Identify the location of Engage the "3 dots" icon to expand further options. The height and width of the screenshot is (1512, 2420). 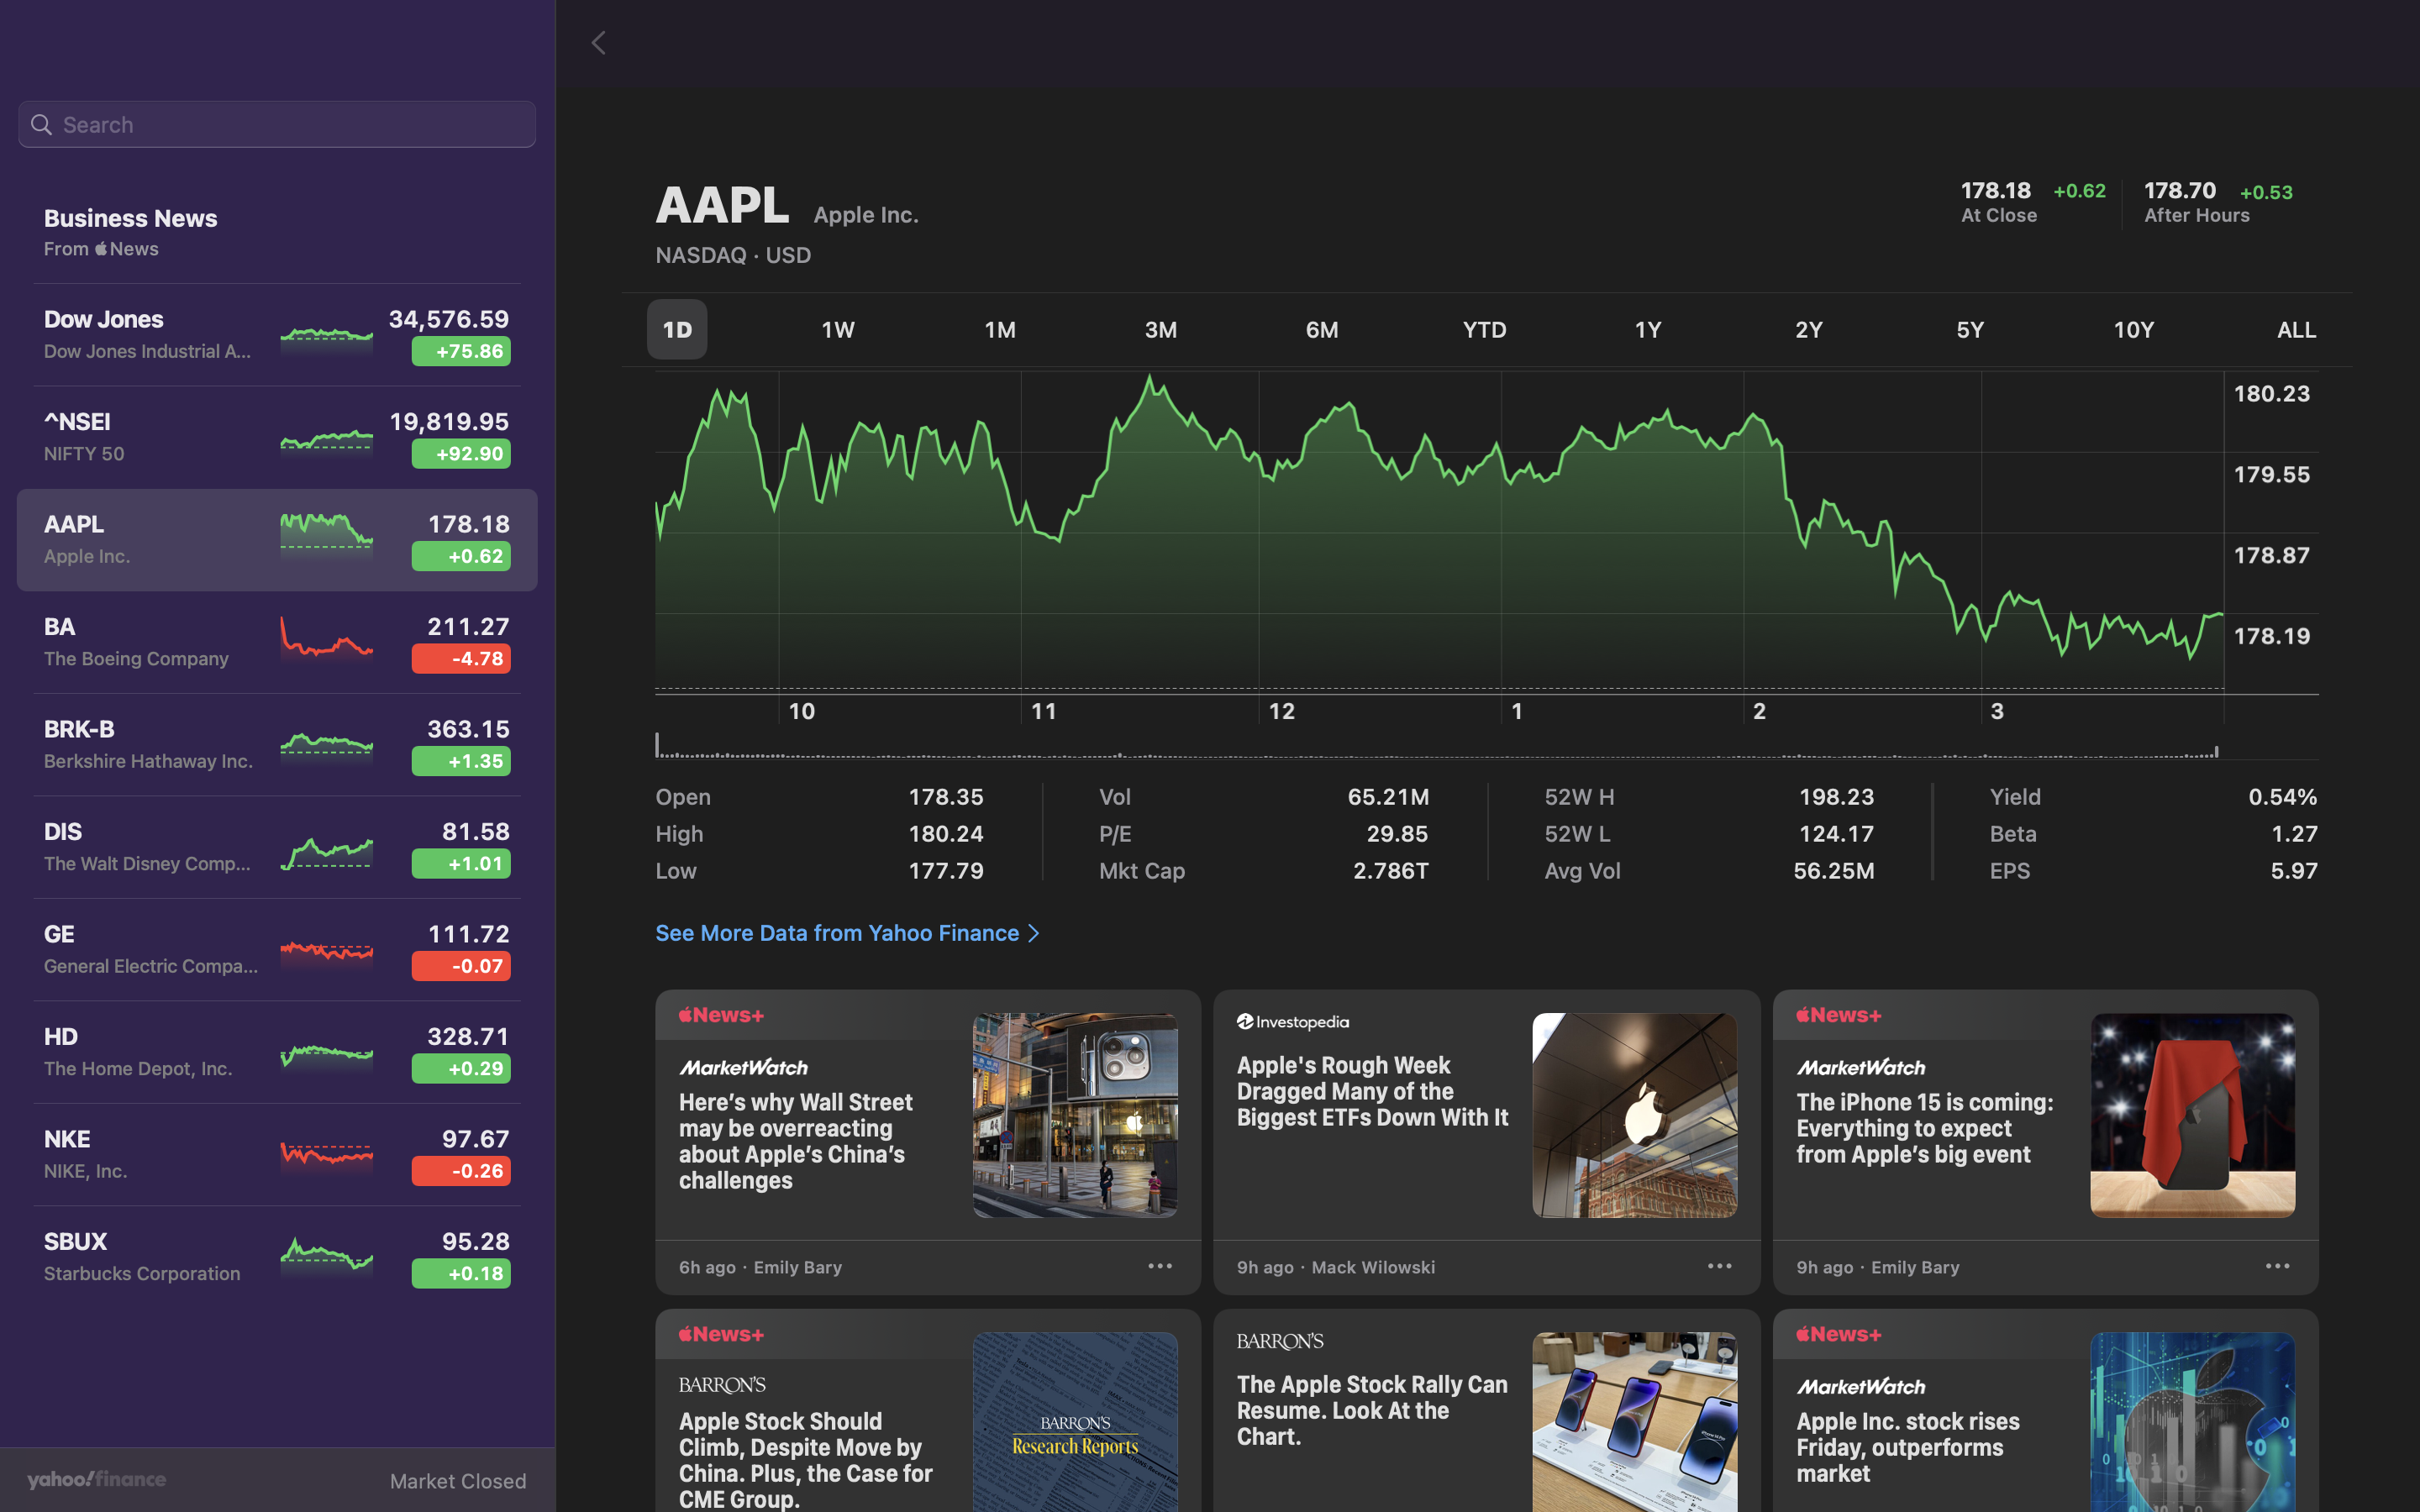
(2276, 1269).